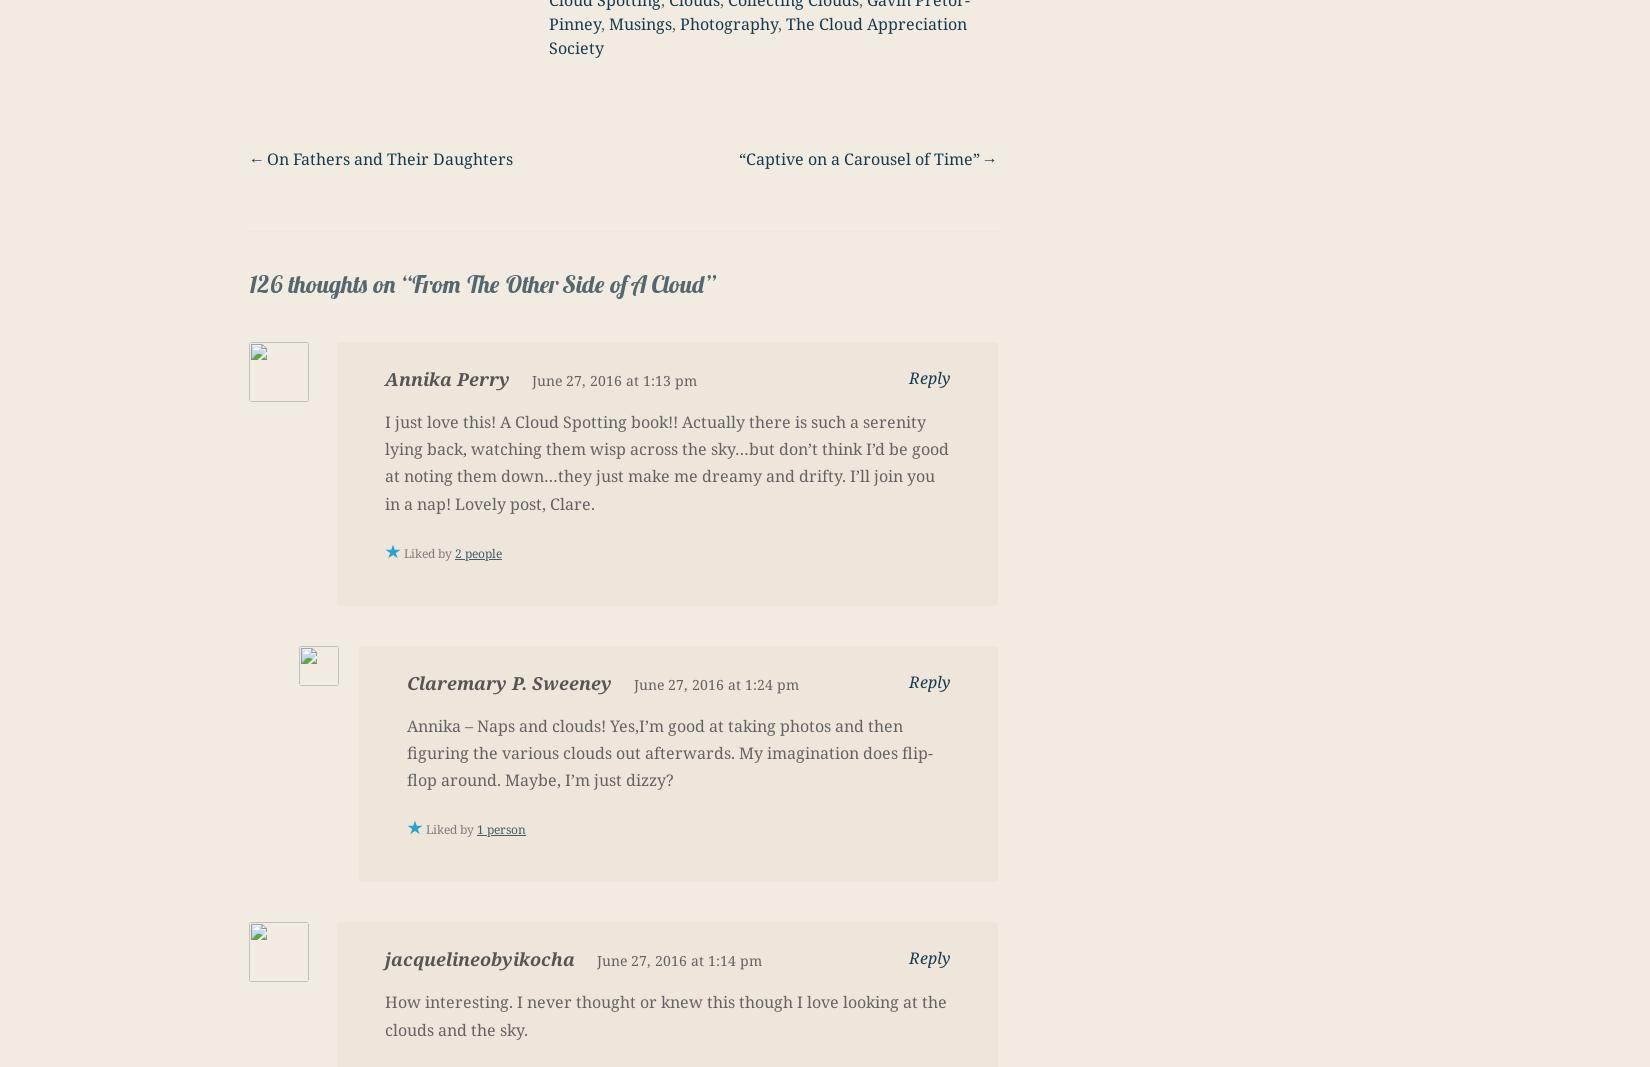 The image size is (1650, 1067). Describe the element at coordinates (715, 683) in the screenshot. I see `'June 27, 2016 at 1:24 pm'` at that location.